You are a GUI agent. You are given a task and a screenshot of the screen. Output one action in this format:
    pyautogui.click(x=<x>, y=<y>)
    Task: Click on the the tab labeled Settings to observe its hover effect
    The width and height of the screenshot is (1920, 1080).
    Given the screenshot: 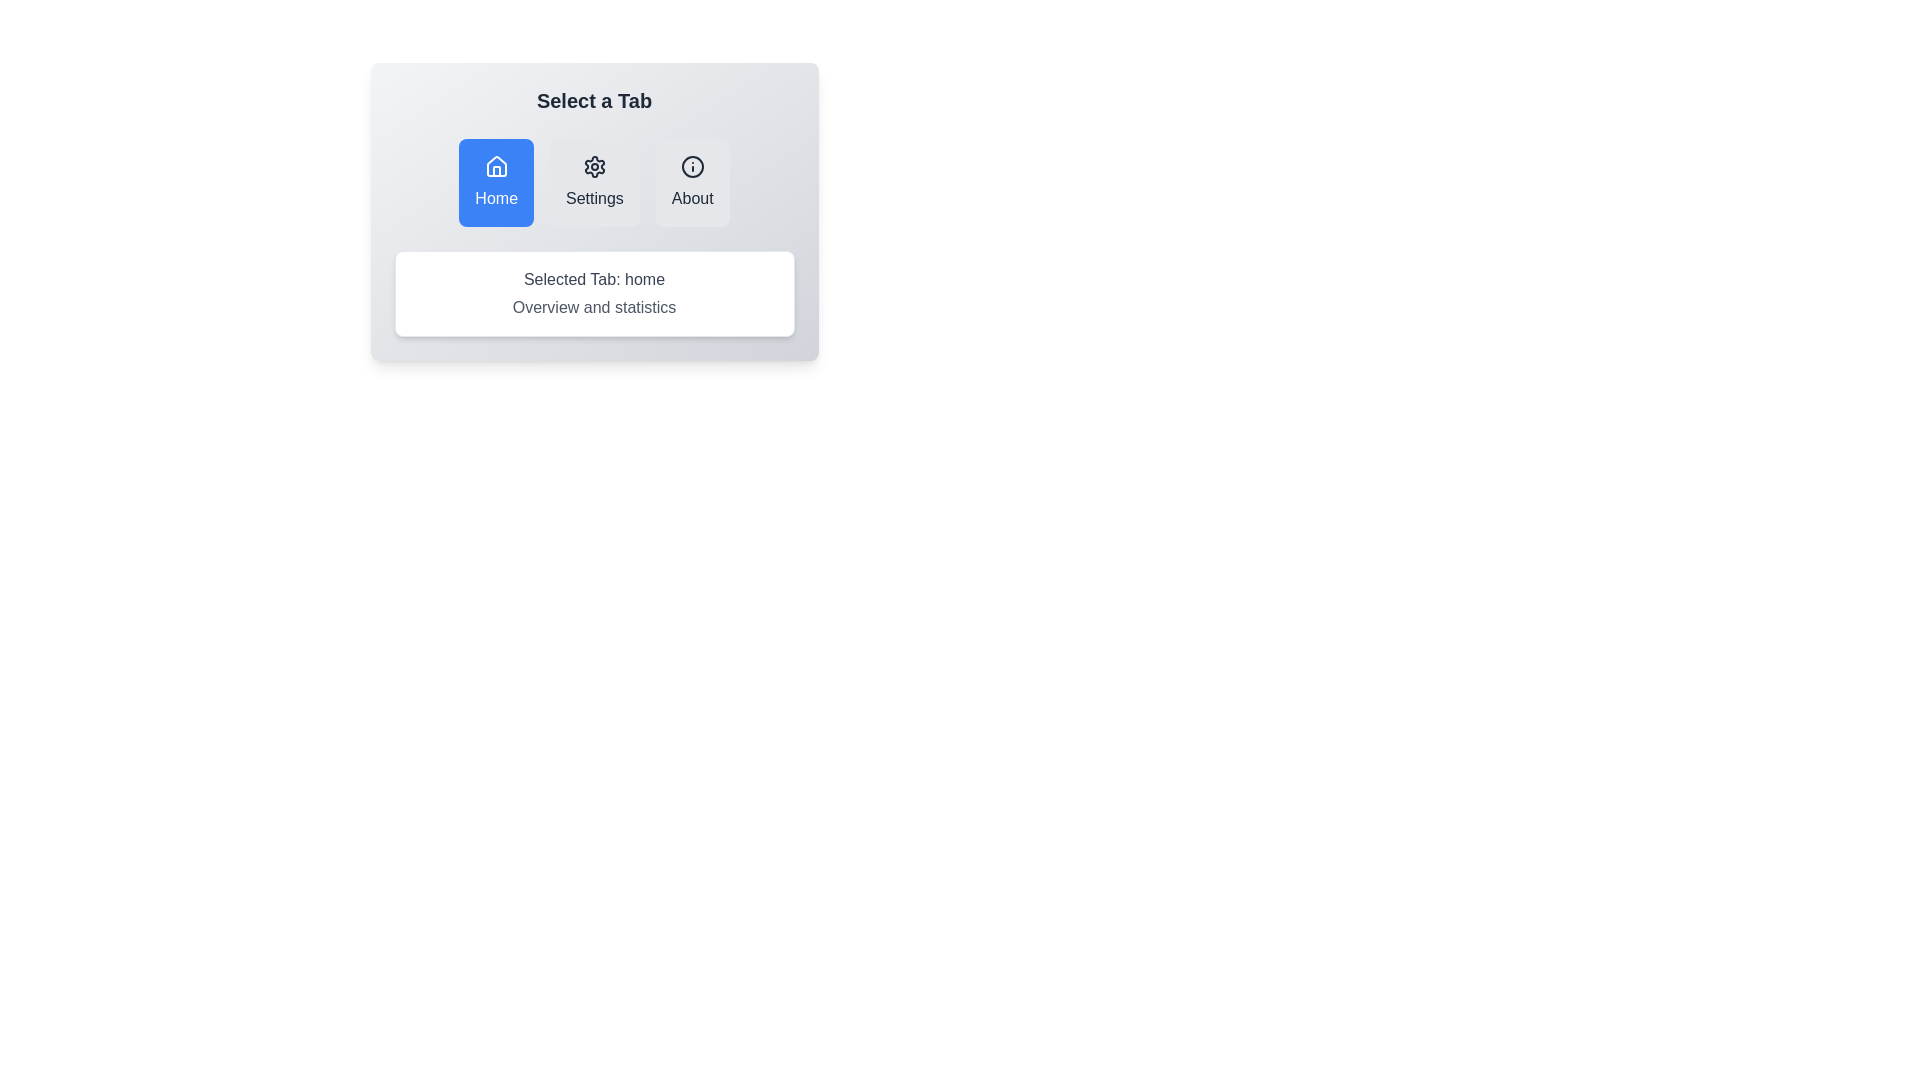 What is the action you would take?
    pyautogui.click(x=594, y=182)
    